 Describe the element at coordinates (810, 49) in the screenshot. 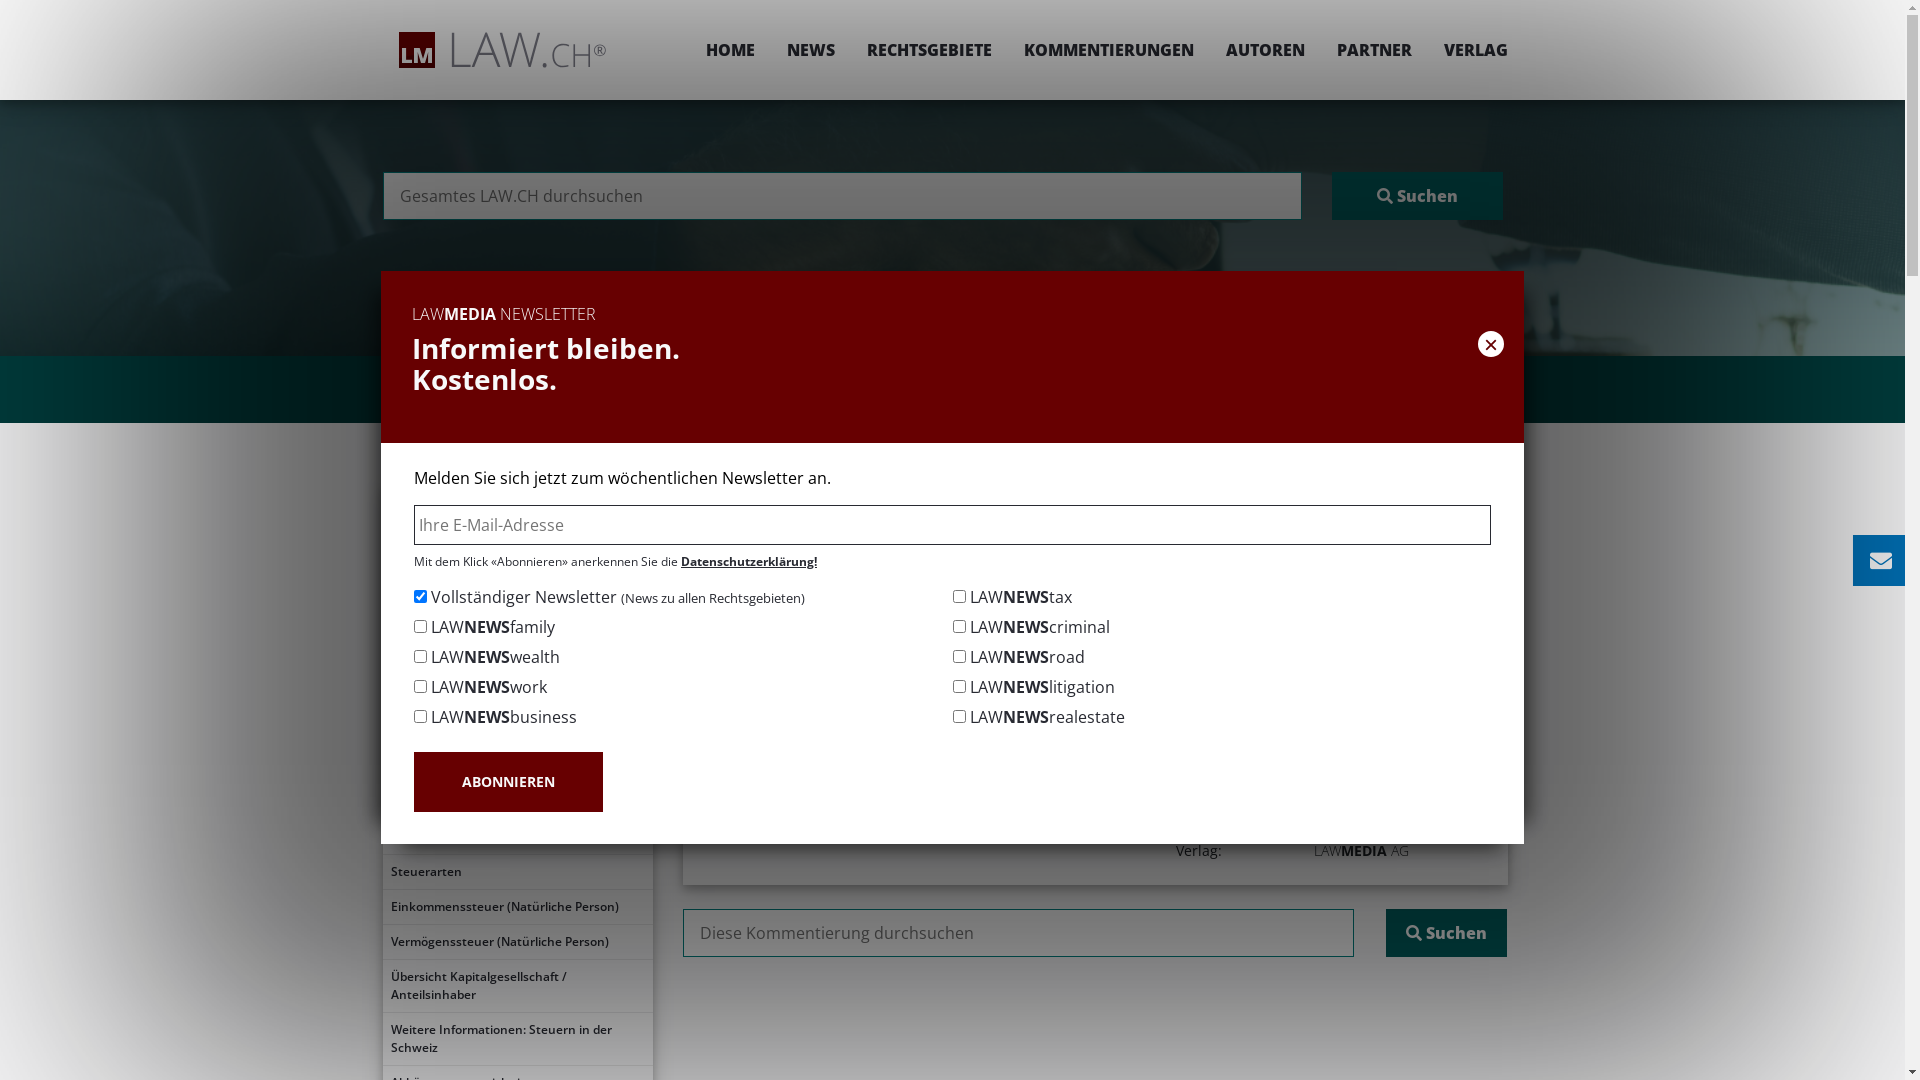

I see `'NEWS'` at that location.